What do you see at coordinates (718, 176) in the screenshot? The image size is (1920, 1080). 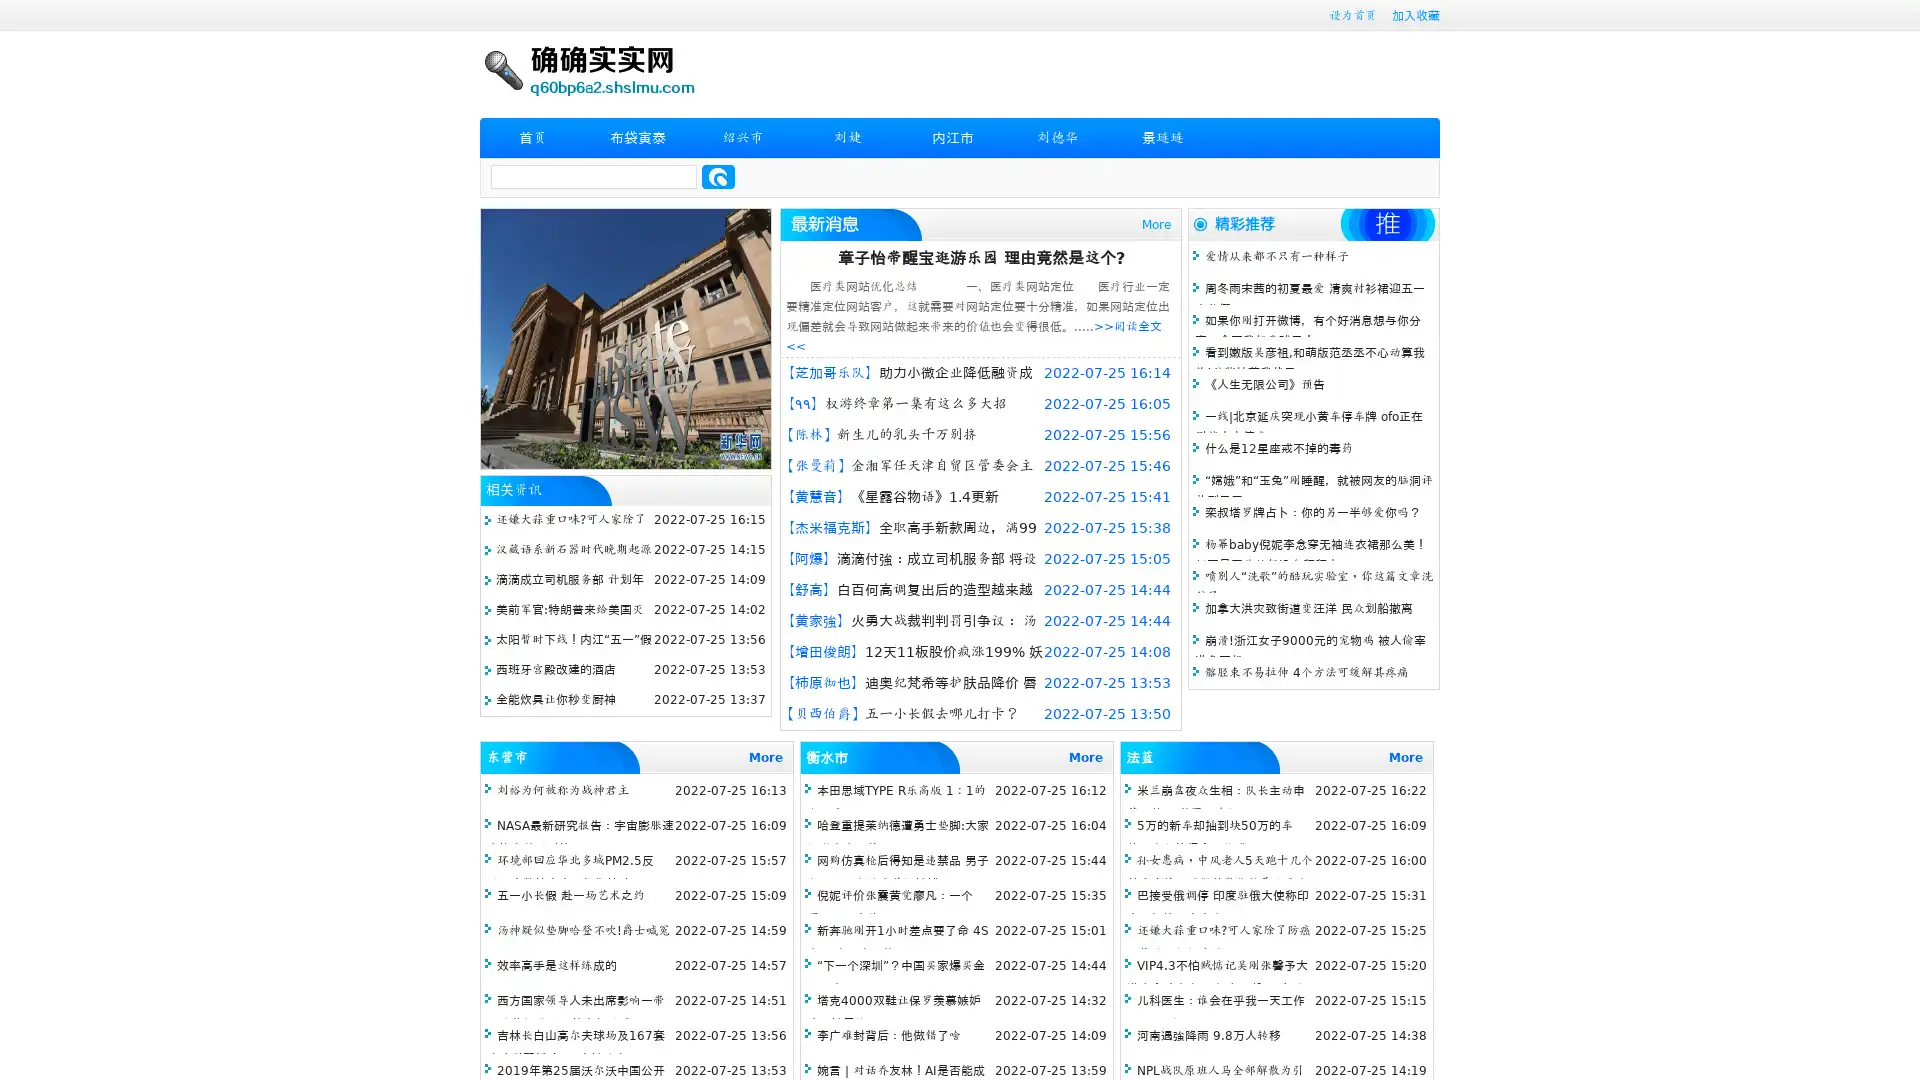 I see `Search` at bounding box center [718, 176].